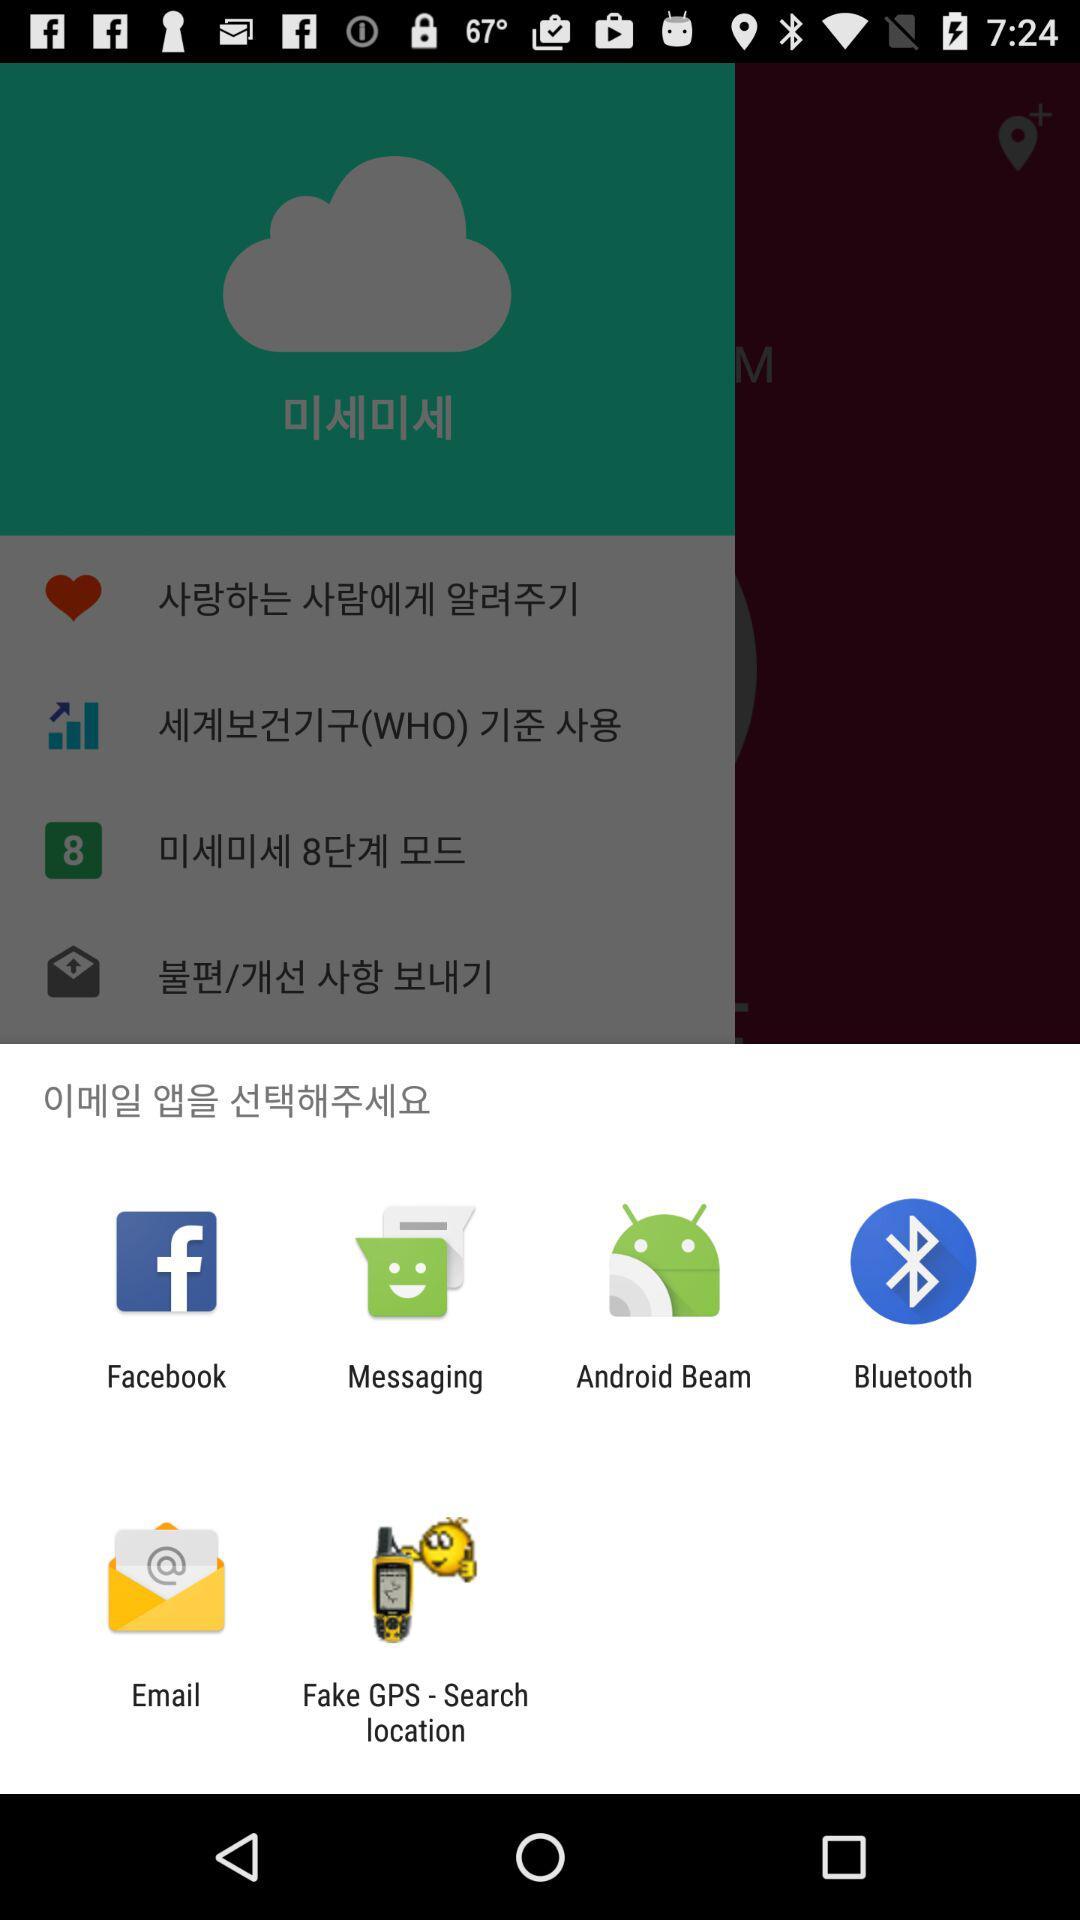 Image resolution: width=1080 pixels, height=1920 pixels. I want to click on the android beam, so click(664, 1392).